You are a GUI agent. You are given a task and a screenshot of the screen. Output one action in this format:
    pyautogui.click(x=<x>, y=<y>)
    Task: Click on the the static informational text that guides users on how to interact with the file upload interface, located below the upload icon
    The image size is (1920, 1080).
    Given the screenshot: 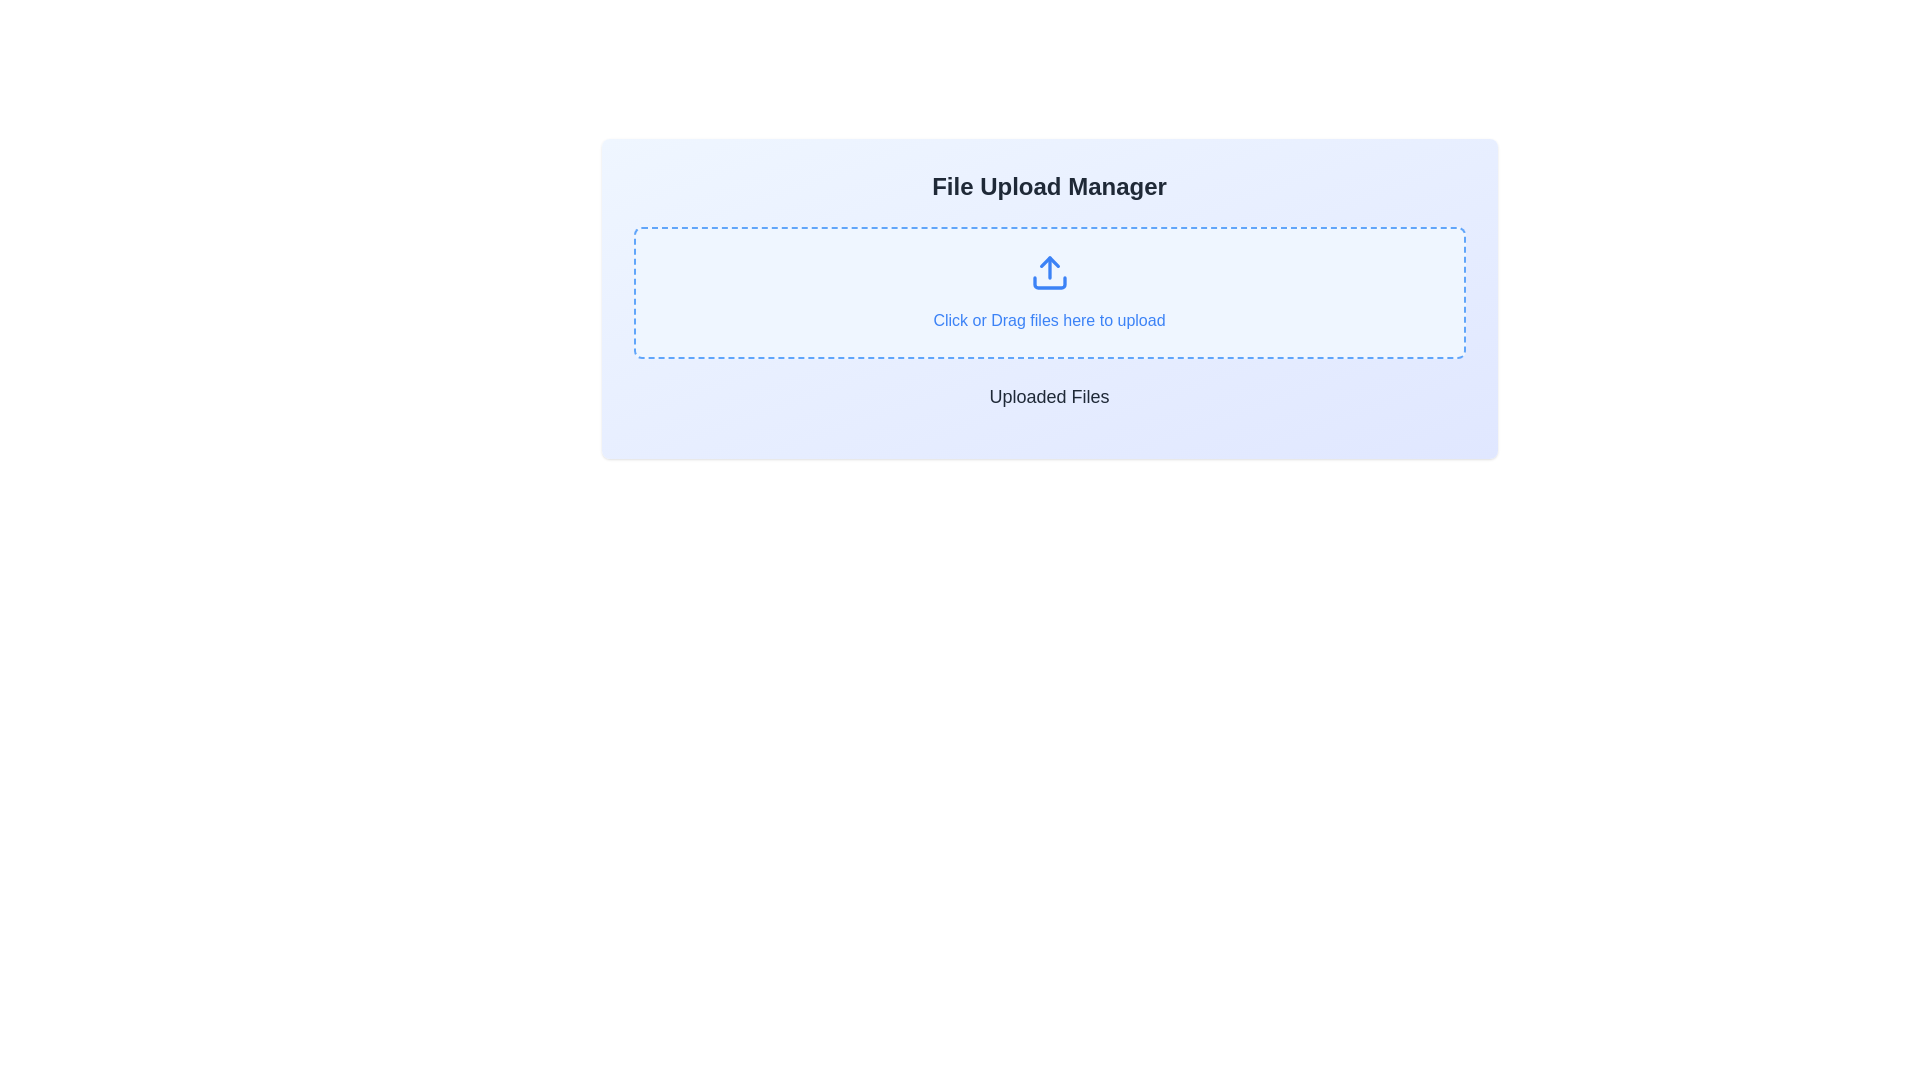 What is the action you would take?
    pyautogui.click(x=1048, y=319)
    